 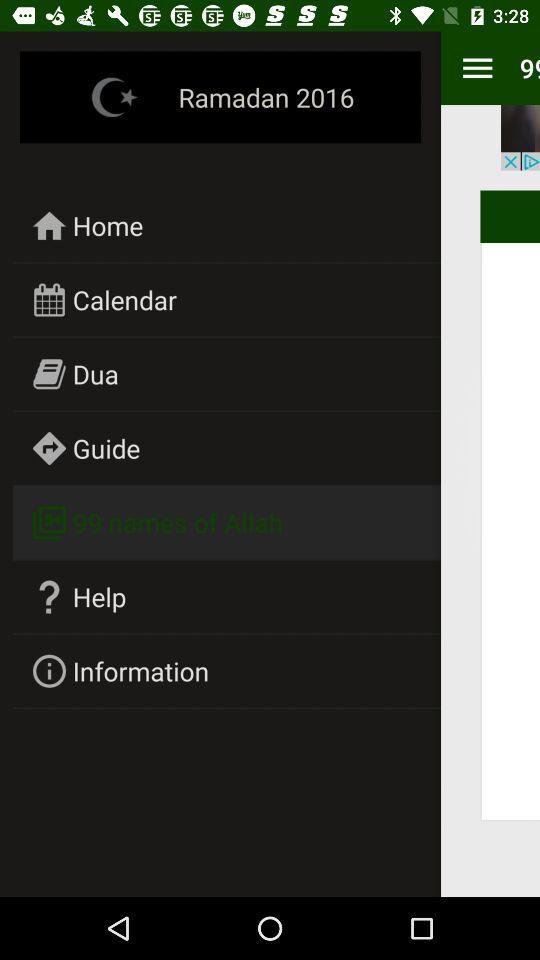 What do you see at coordinates (476, 68) in the screenshot?
I see `icon next to the ramadan 2016` at bounding box center [476, 68].